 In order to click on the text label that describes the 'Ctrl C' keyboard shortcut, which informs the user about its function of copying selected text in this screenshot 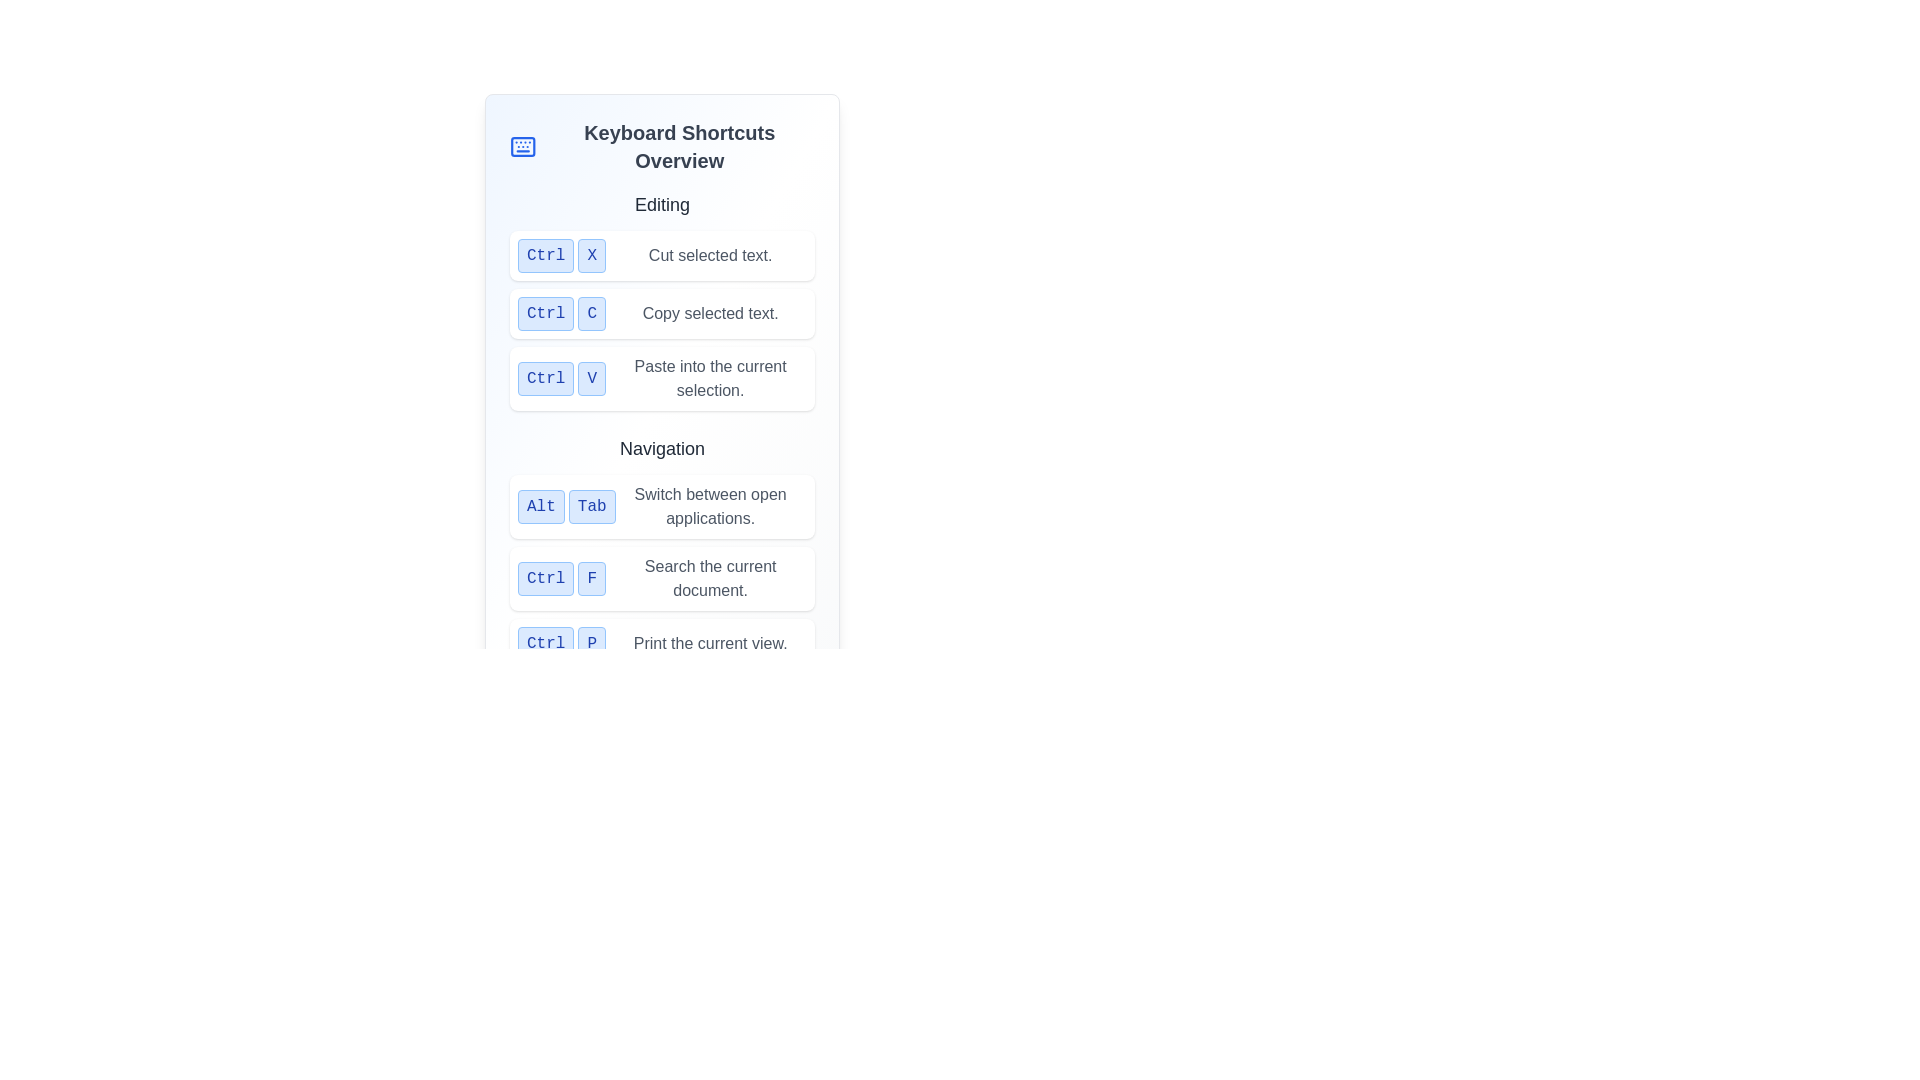, I will do `click(710, 313)`.